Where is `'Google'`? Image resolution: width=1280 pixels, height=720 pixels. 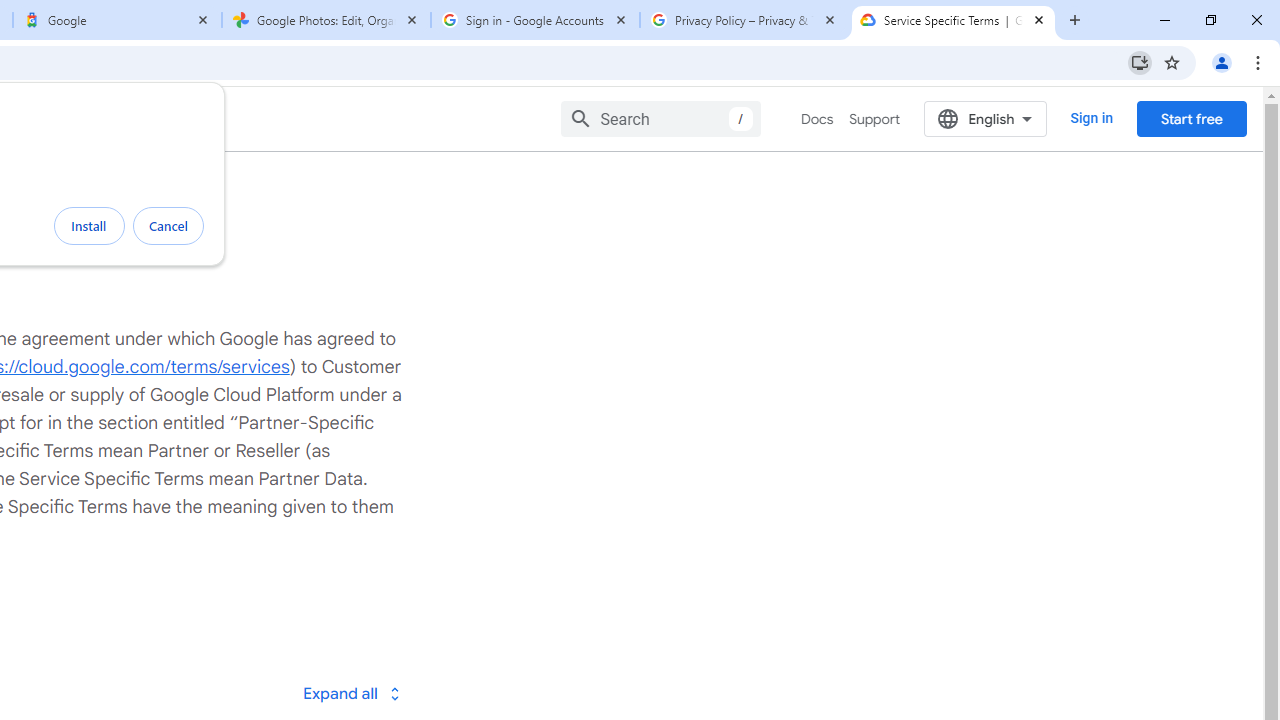 'Google' is located at coordinates (116, 20).